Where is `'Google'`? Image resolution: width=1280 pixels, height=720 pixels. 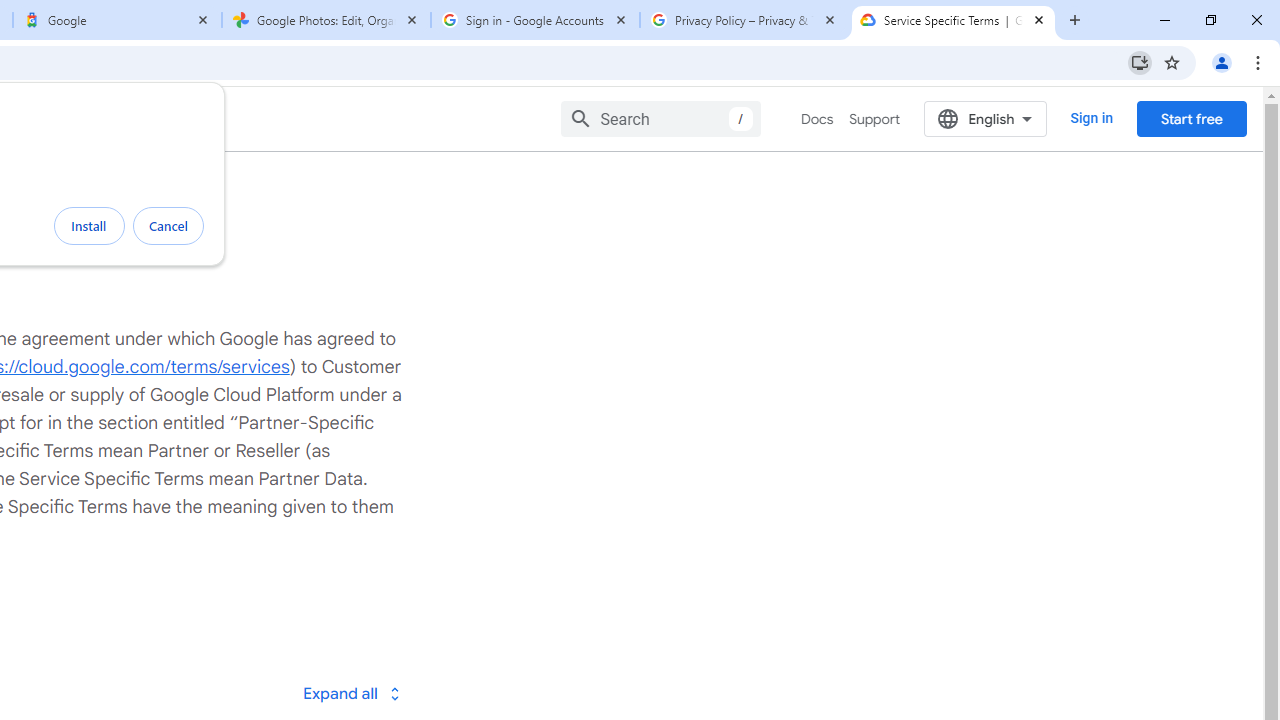 'Google' is located at coordinates (116, 20).